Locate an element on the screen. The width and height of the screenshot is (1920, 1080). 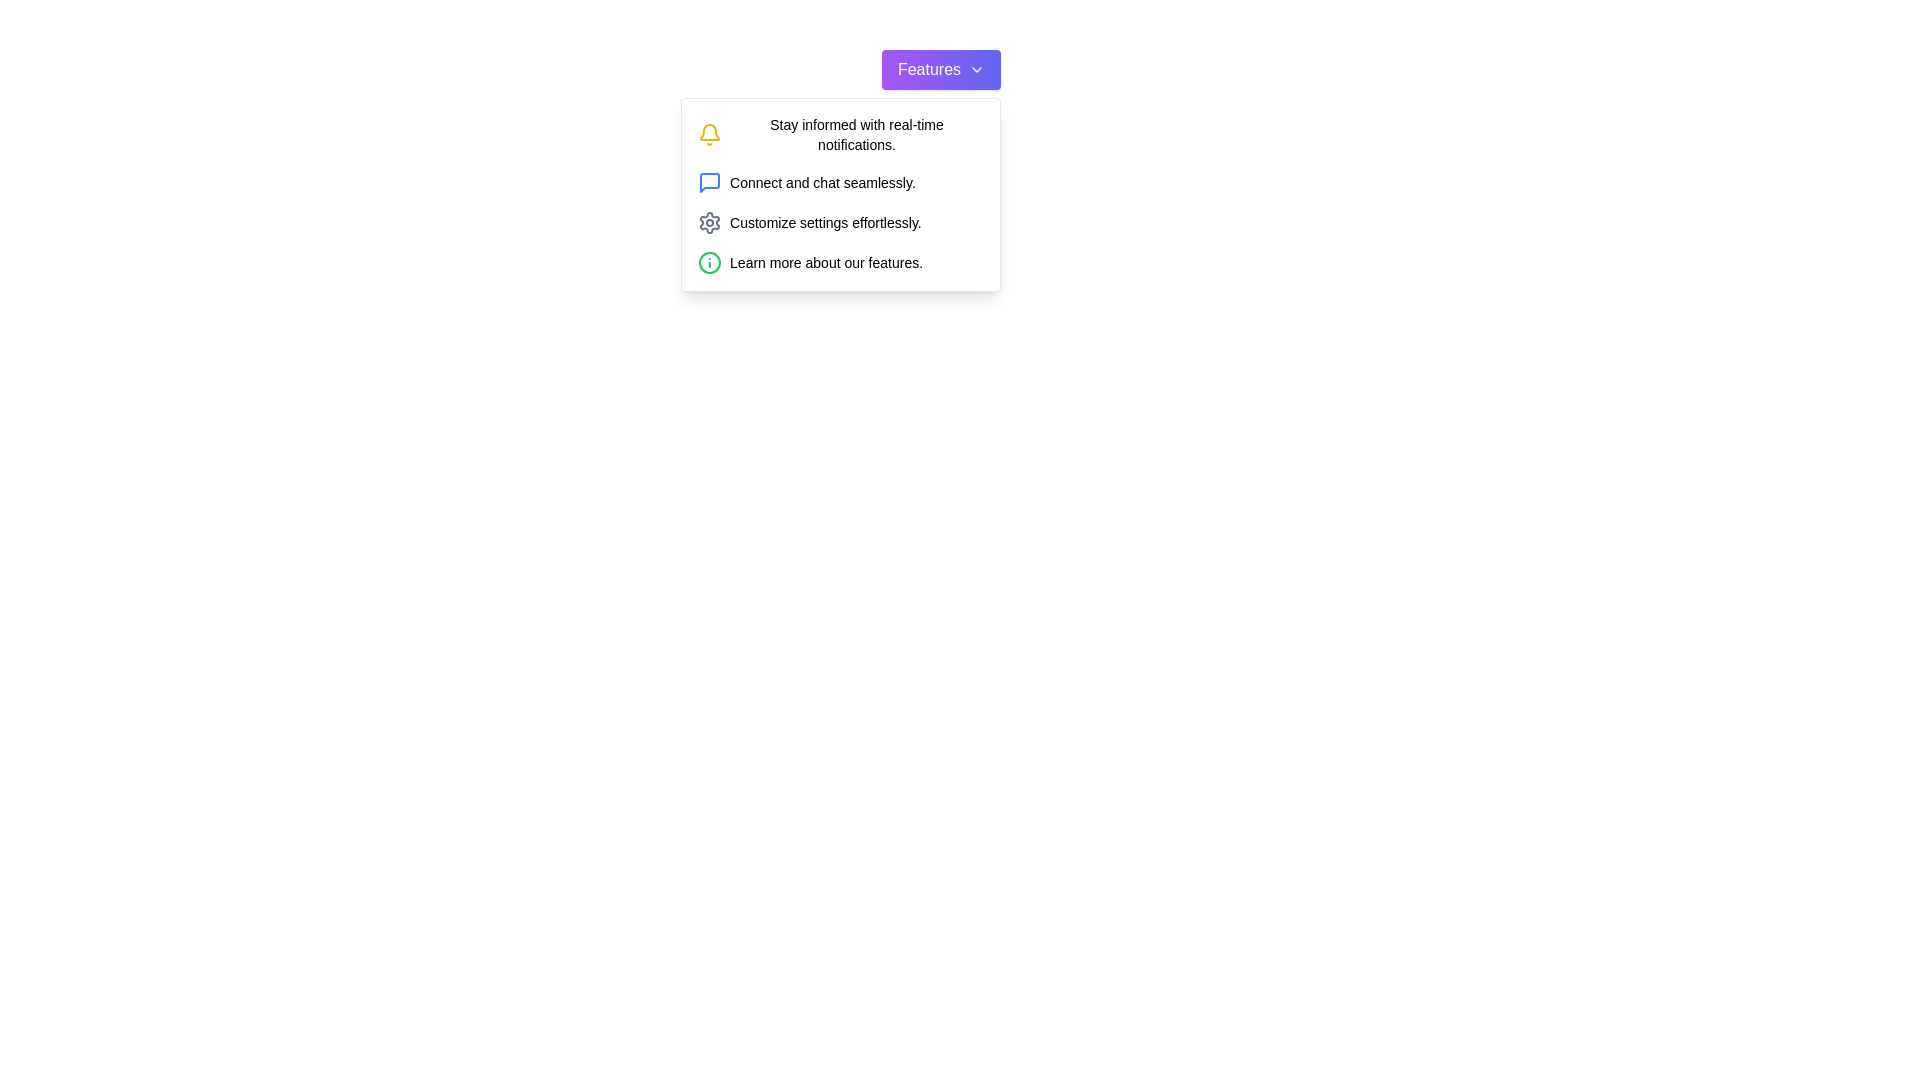
the notification bell SVG icon, which is yellow and located next to the label 'Stay informed with real-time notifications.' is located at coordinates (710, 135).